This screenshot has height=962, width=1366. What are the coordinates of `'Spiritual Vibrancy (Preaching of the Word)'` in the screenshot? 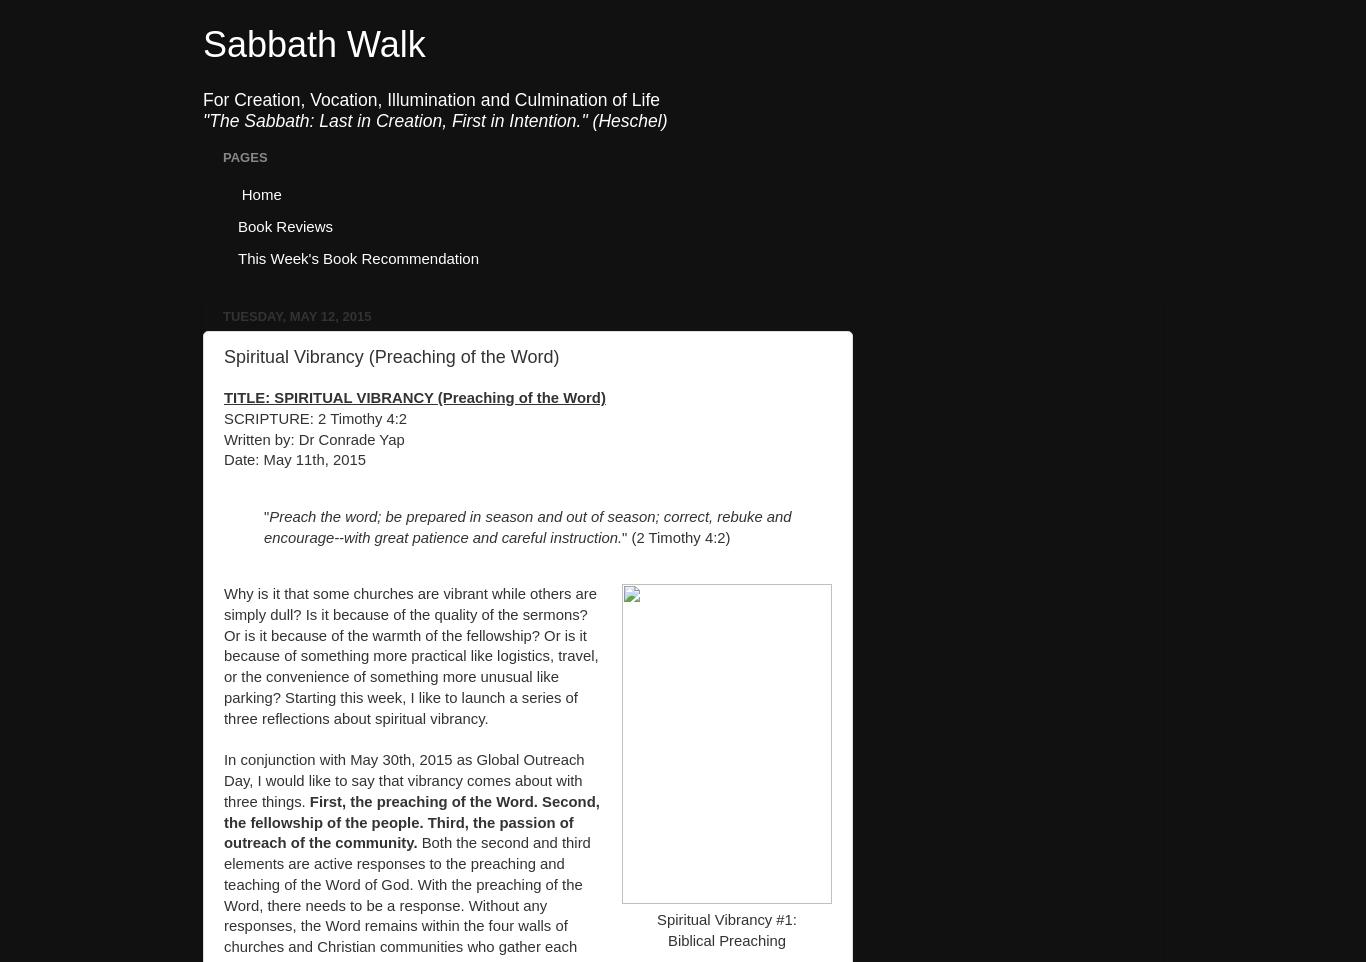 It's located at (390, 356).